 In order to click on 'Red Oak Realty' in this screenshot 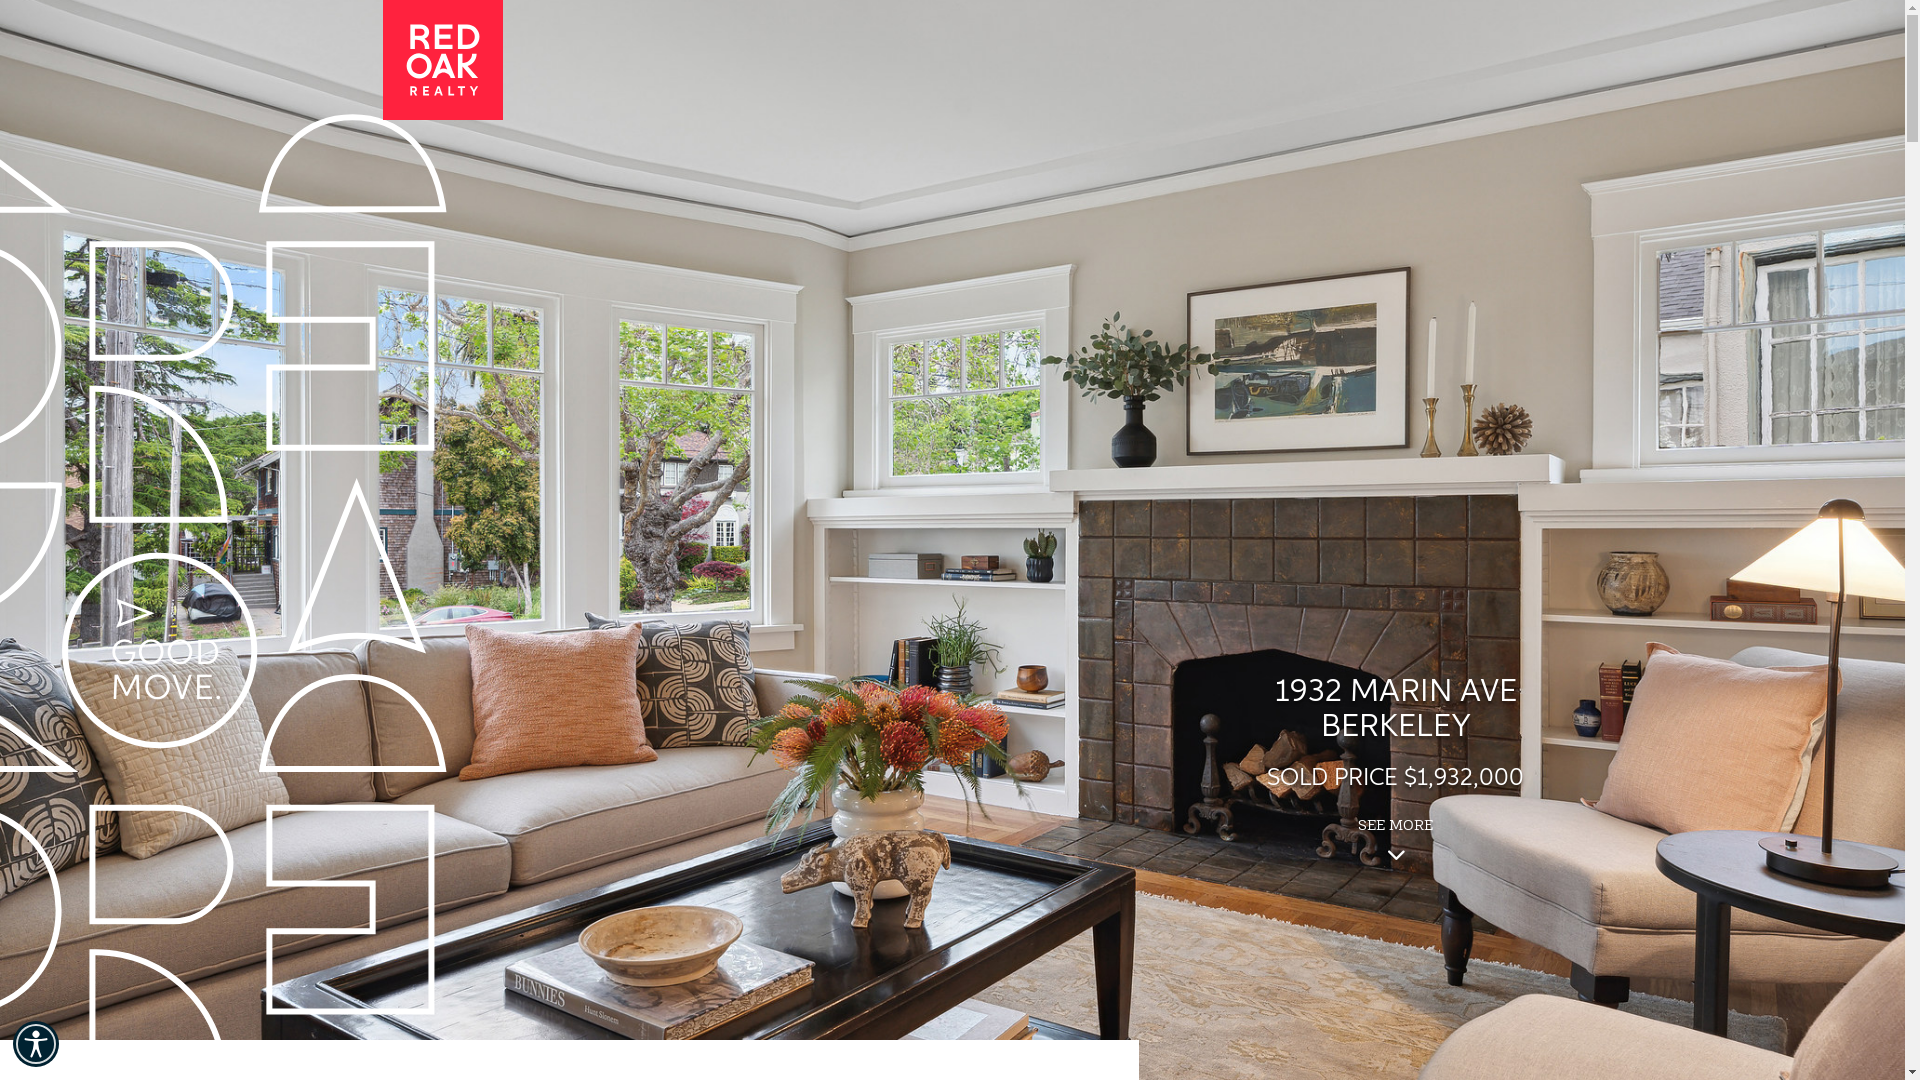, I will do `click(440, 57)`.